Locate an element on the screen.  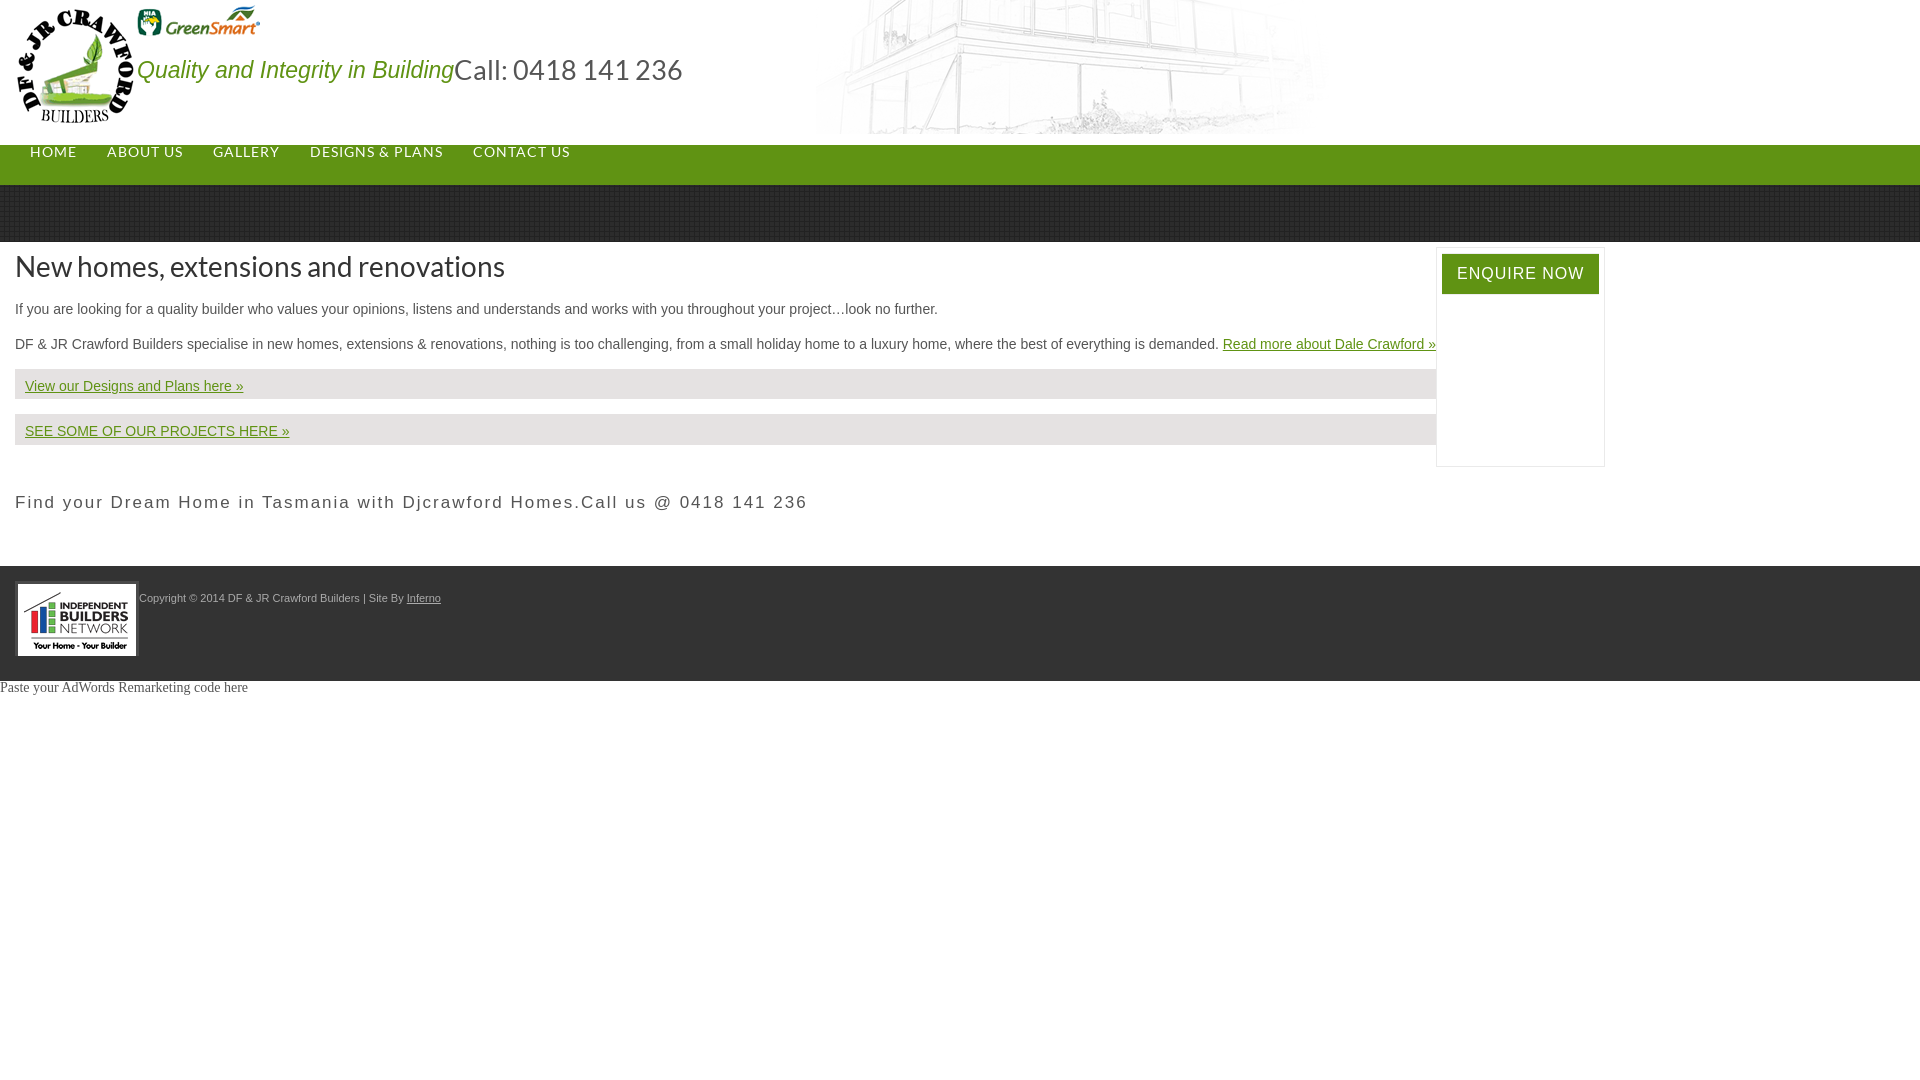
'DESIGNS & PLANS' is located at coordinates (293, 150).